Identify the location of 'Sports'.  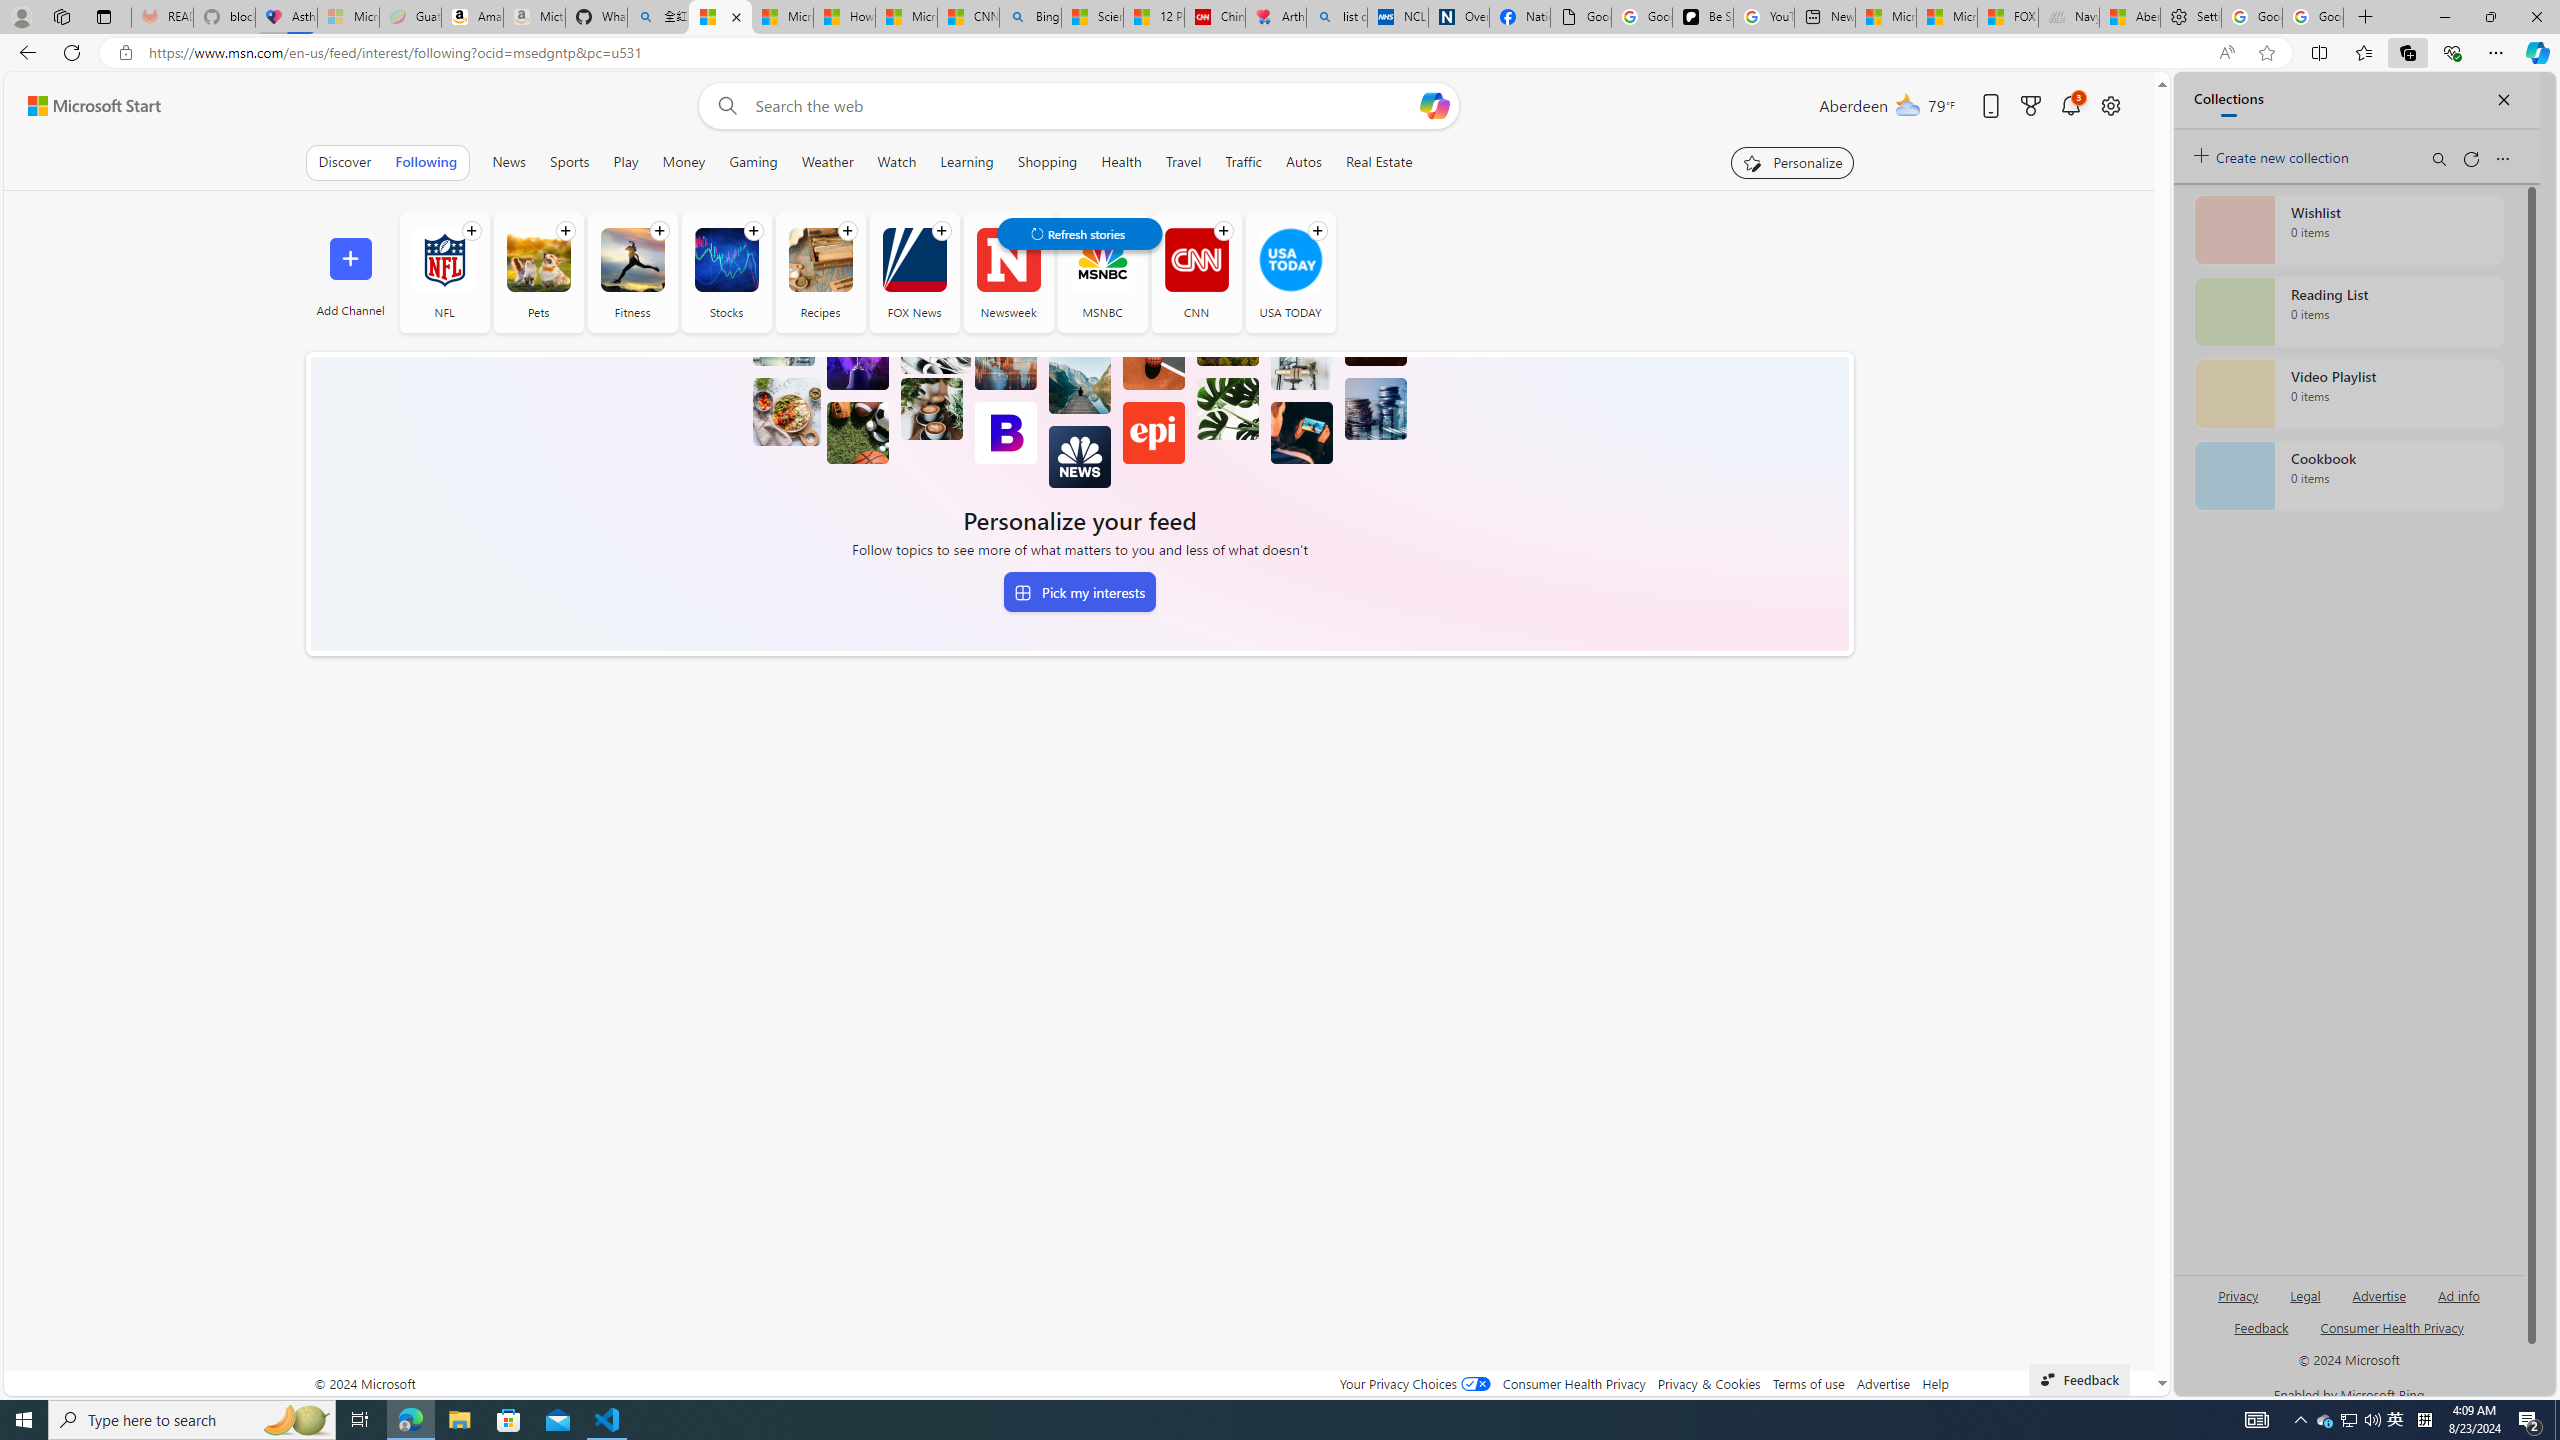
(568, 161).